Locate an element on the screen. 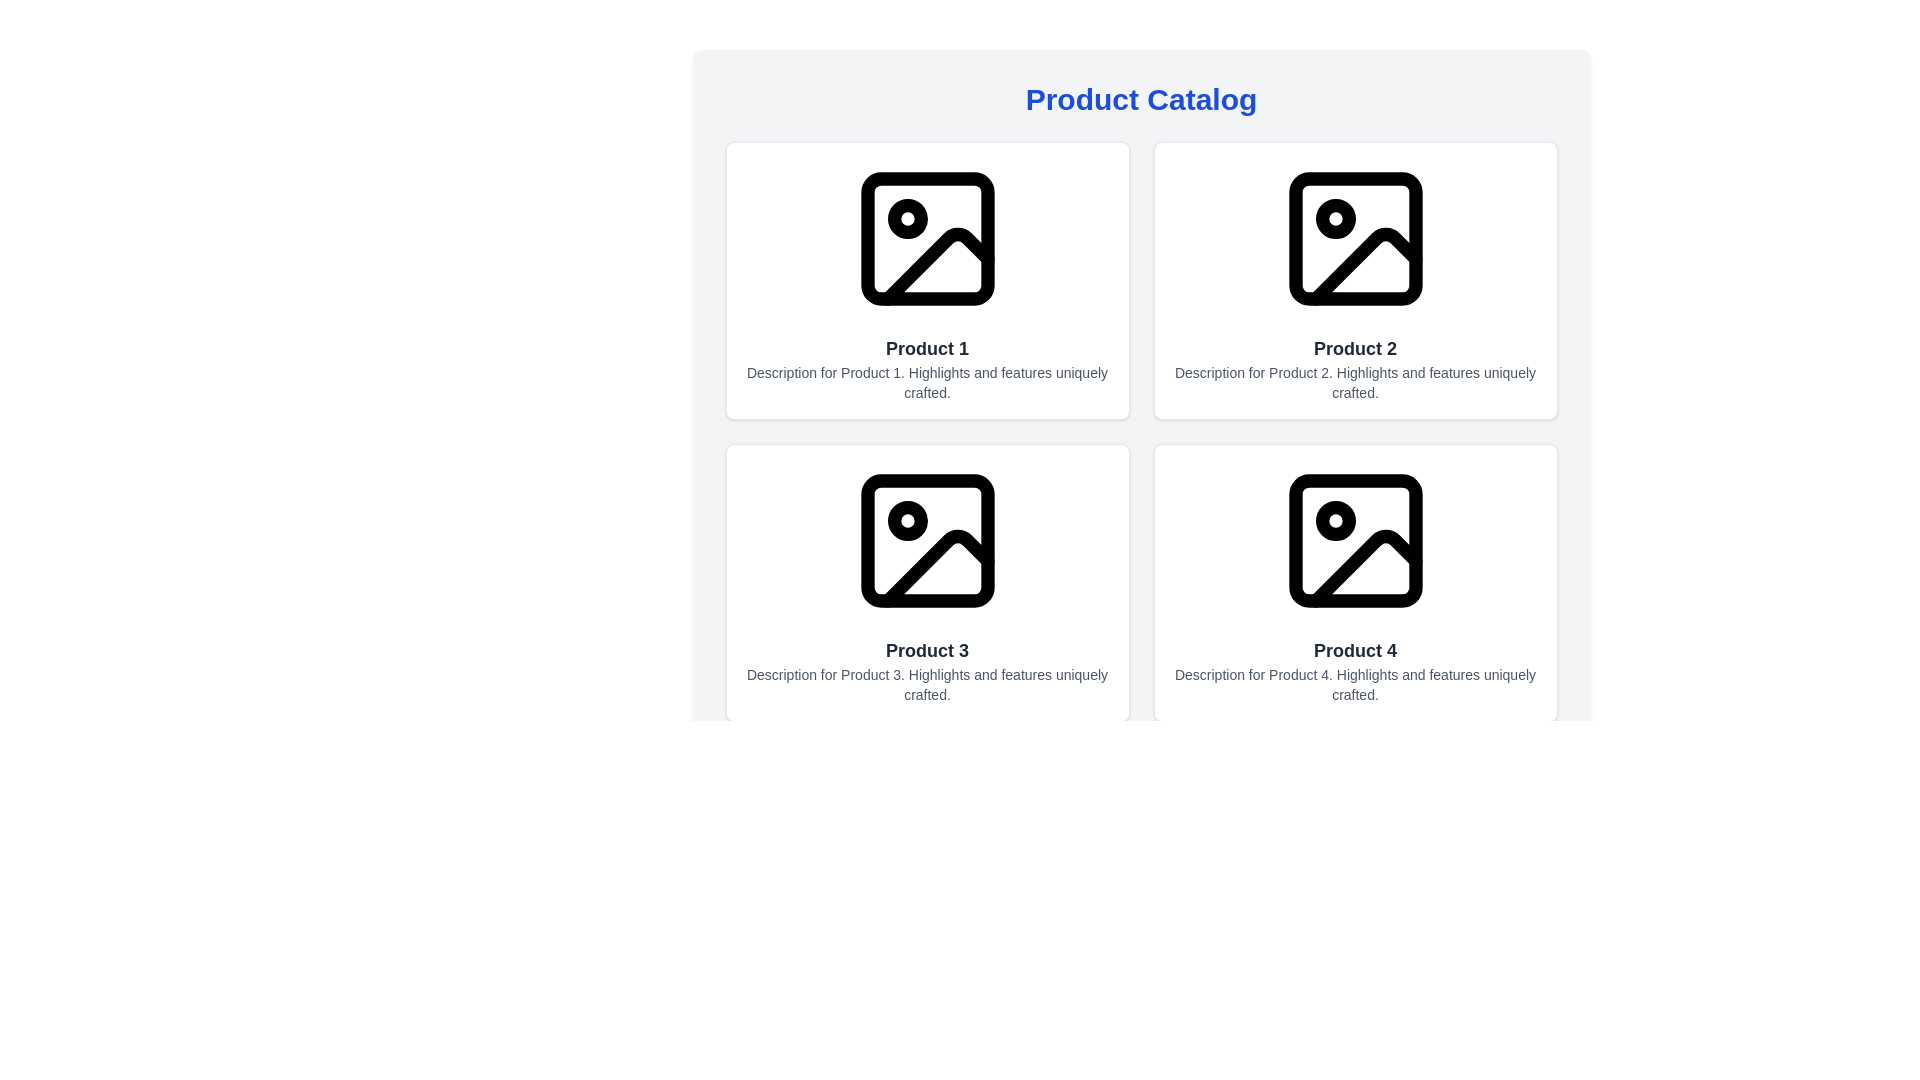  the SVG circle element representing a design feature in the Product 3 card, which is located in the third position of the grid layout is located at coordinates (906, 519).